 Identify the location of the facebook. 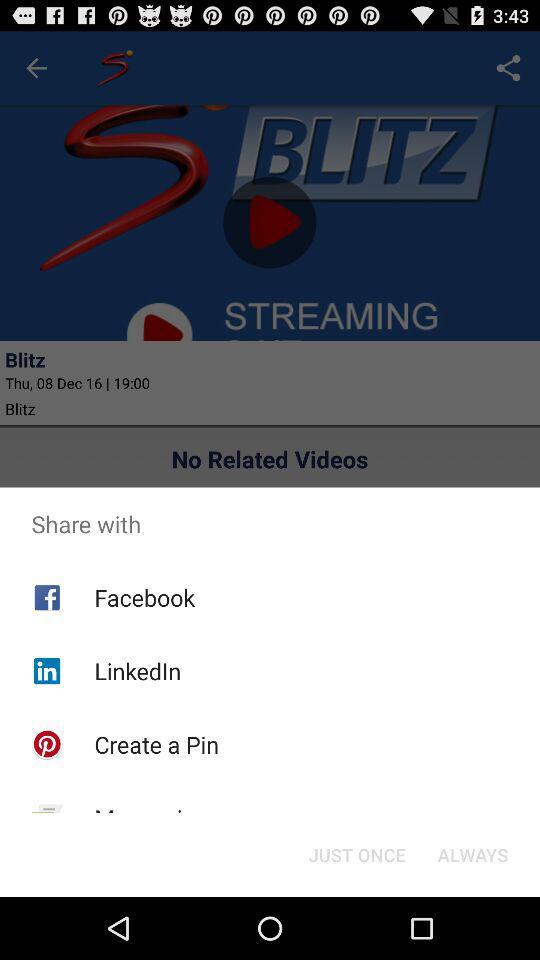
(143, 597).